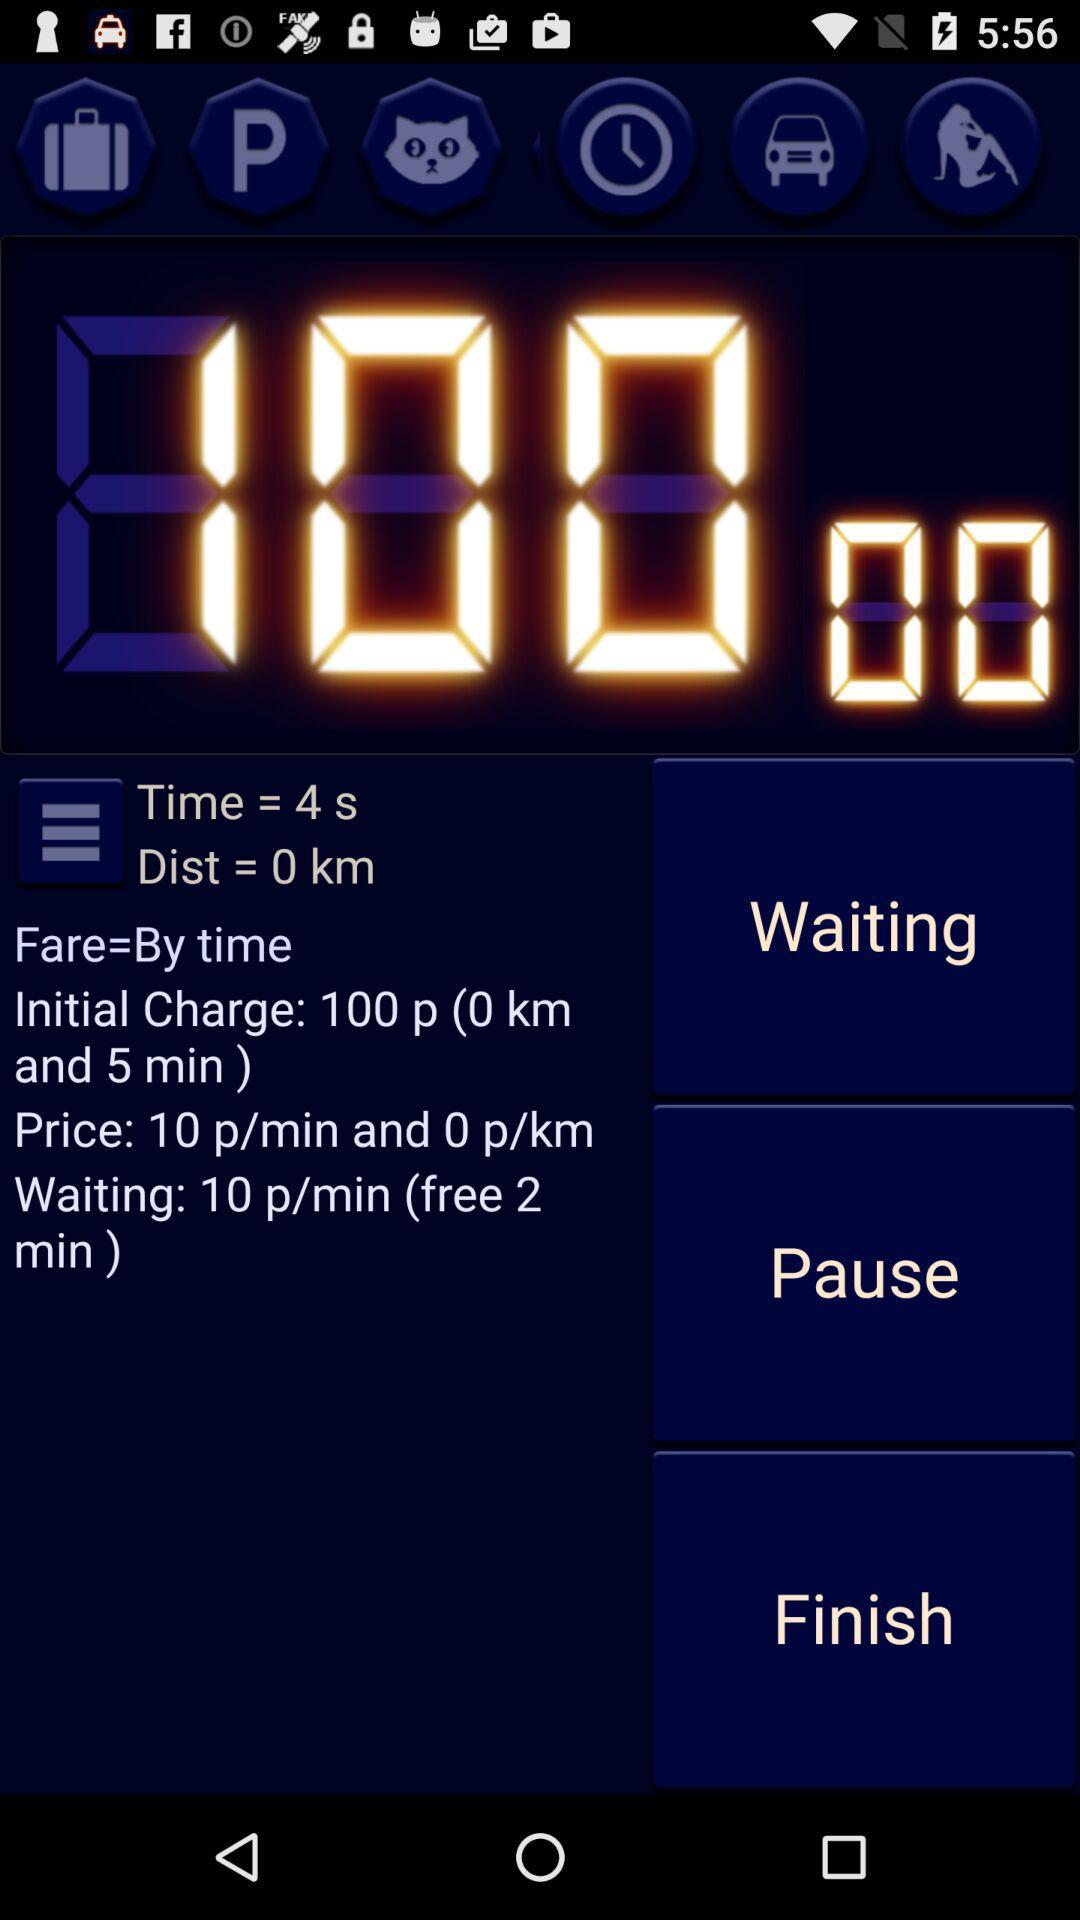  What do you see at coordinates (797, 148) in the screenshot?
I see `calculate a taxi fare` at bounding box center [797, 148].